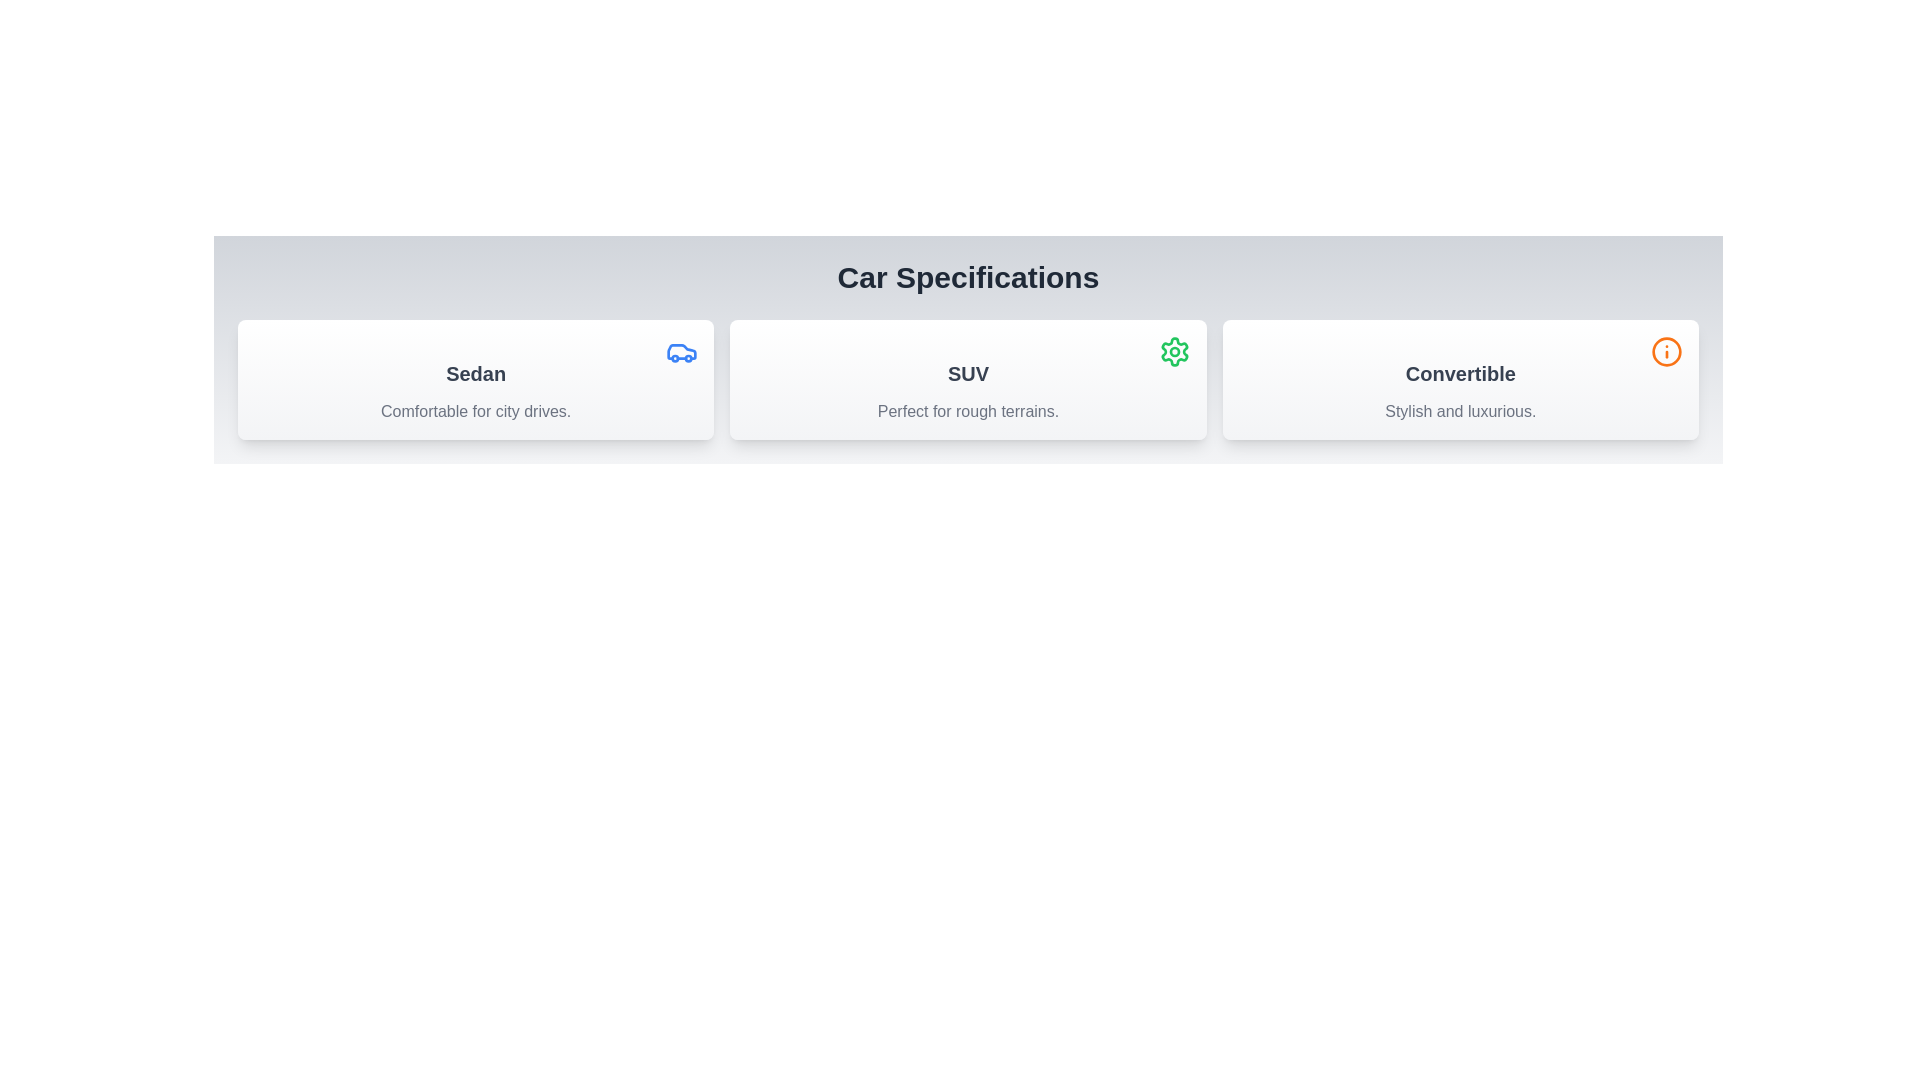 This screenshot has width=1920, height=1080. What do you see at coordinates (1460, 411) in the screenshot?
I see `text label 'Stylish and luxurious.' located below the title 'Convertible' in the third card of the 'Car Specifications' section` at bounding box center [1460, 411].